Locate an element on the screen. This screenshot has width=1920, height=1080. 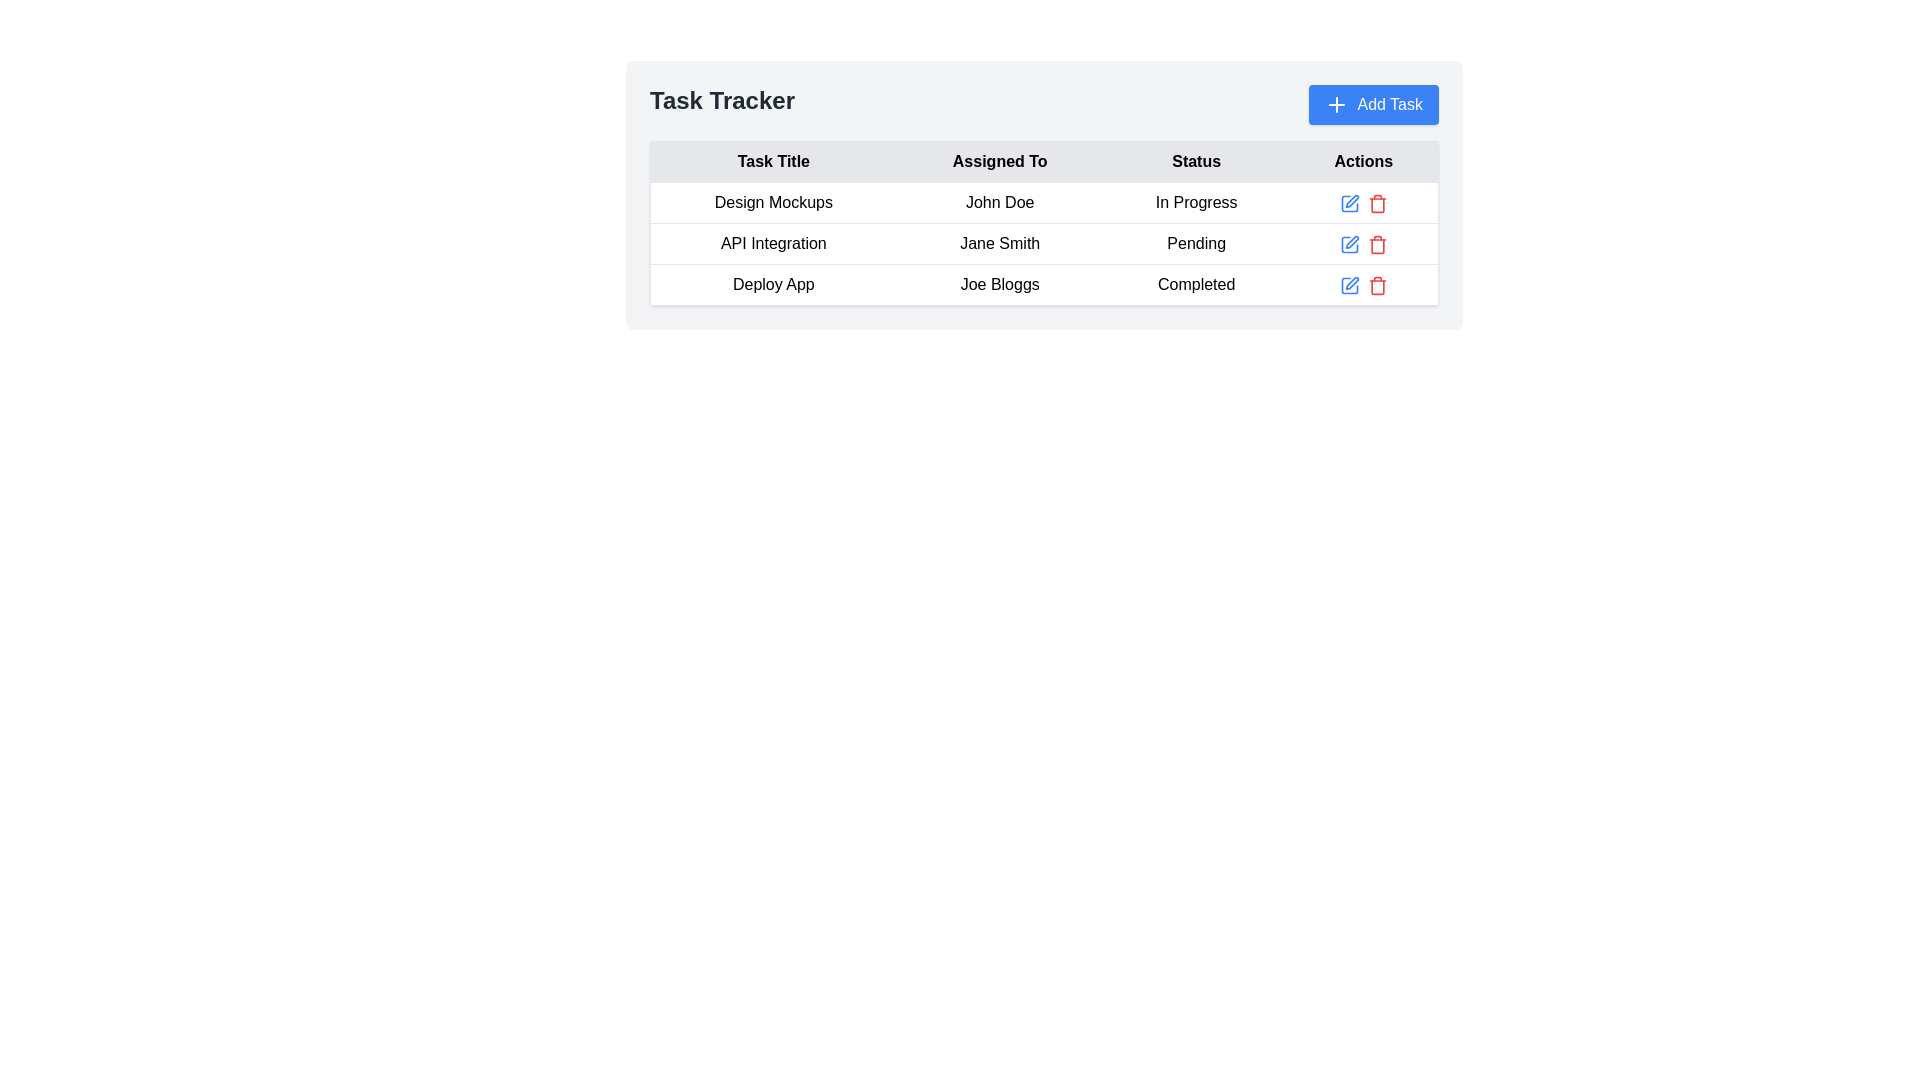
the Text label in the third row of the table under the 'Assigned To' column, which displays the name of the individual assigned to the task is located at coordinates (1000, 285).